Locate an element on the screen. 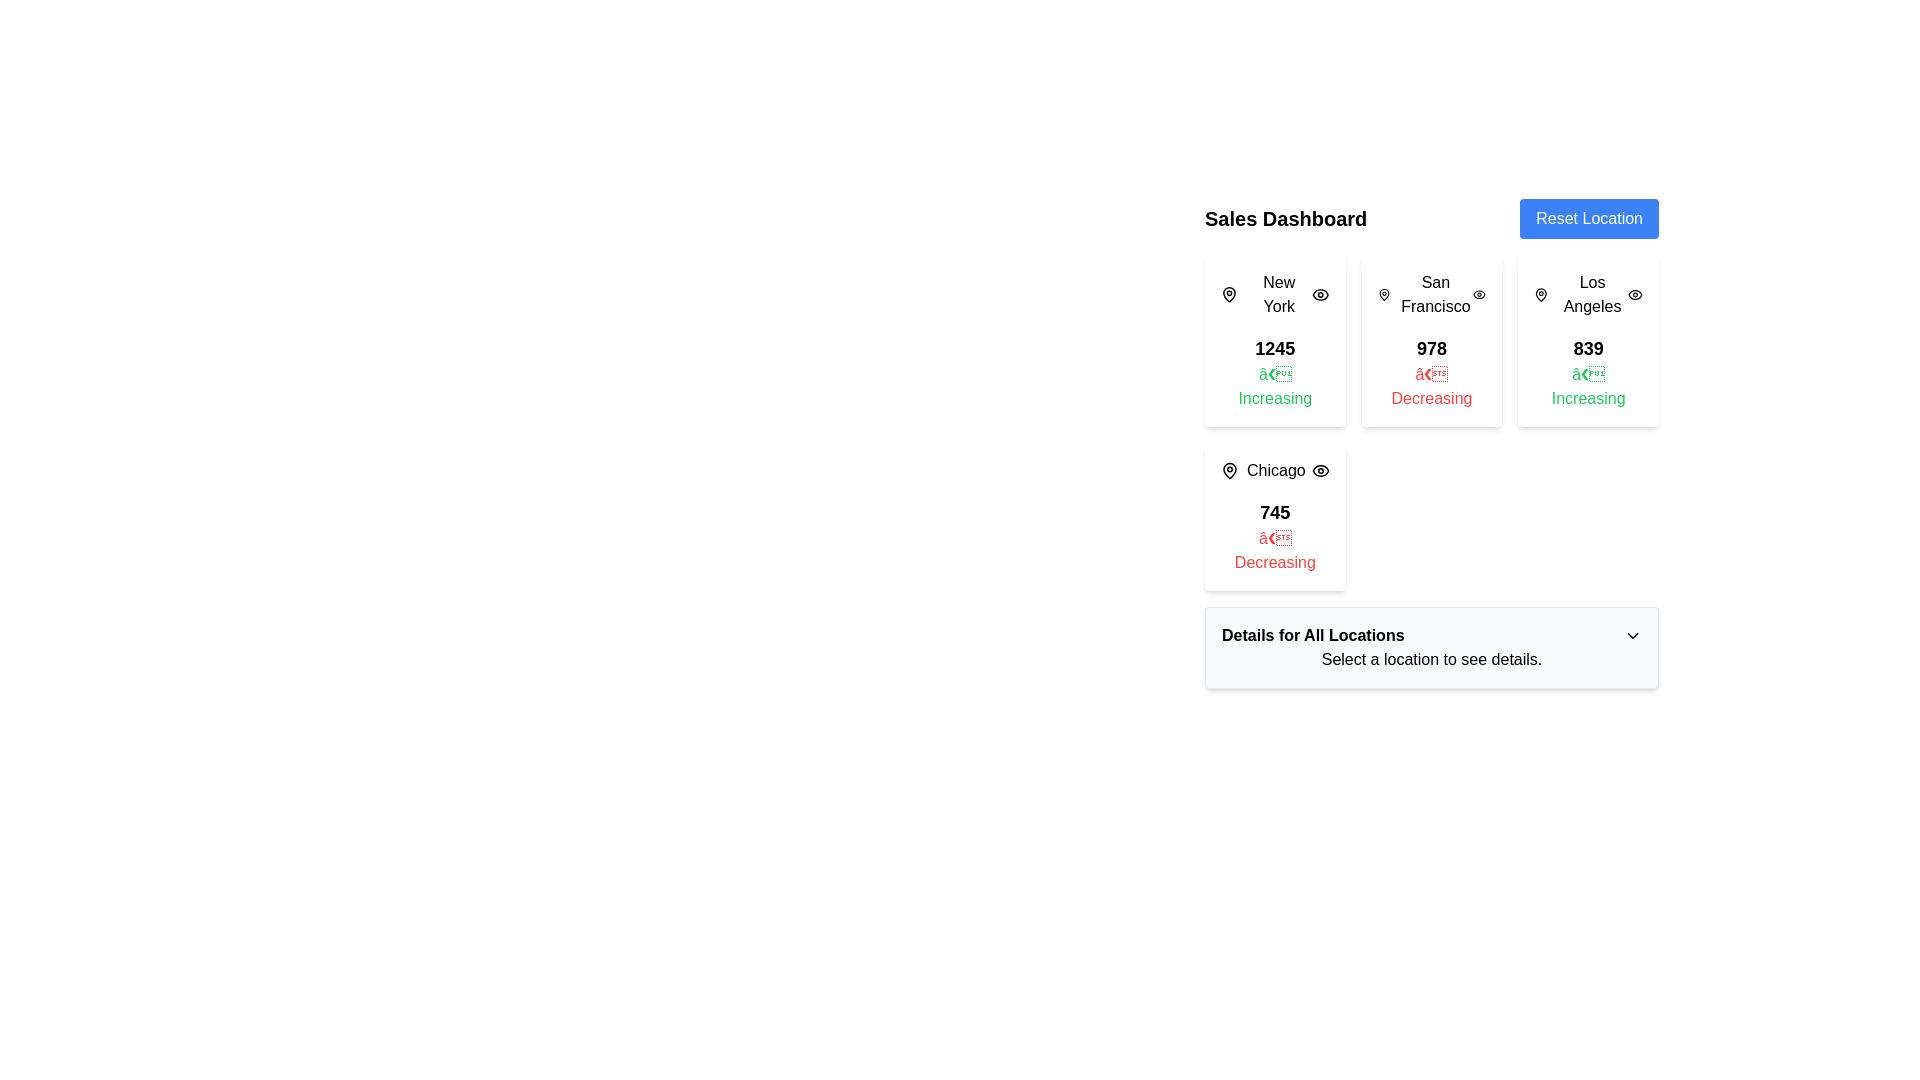 The height and width of the screenshot is (1080, 1920). the Text Label displaying 'Chicago' in bold black font, located in the second card of the grid layout under the 'Sales Dashboard' is located at coordinates (1275, 470).